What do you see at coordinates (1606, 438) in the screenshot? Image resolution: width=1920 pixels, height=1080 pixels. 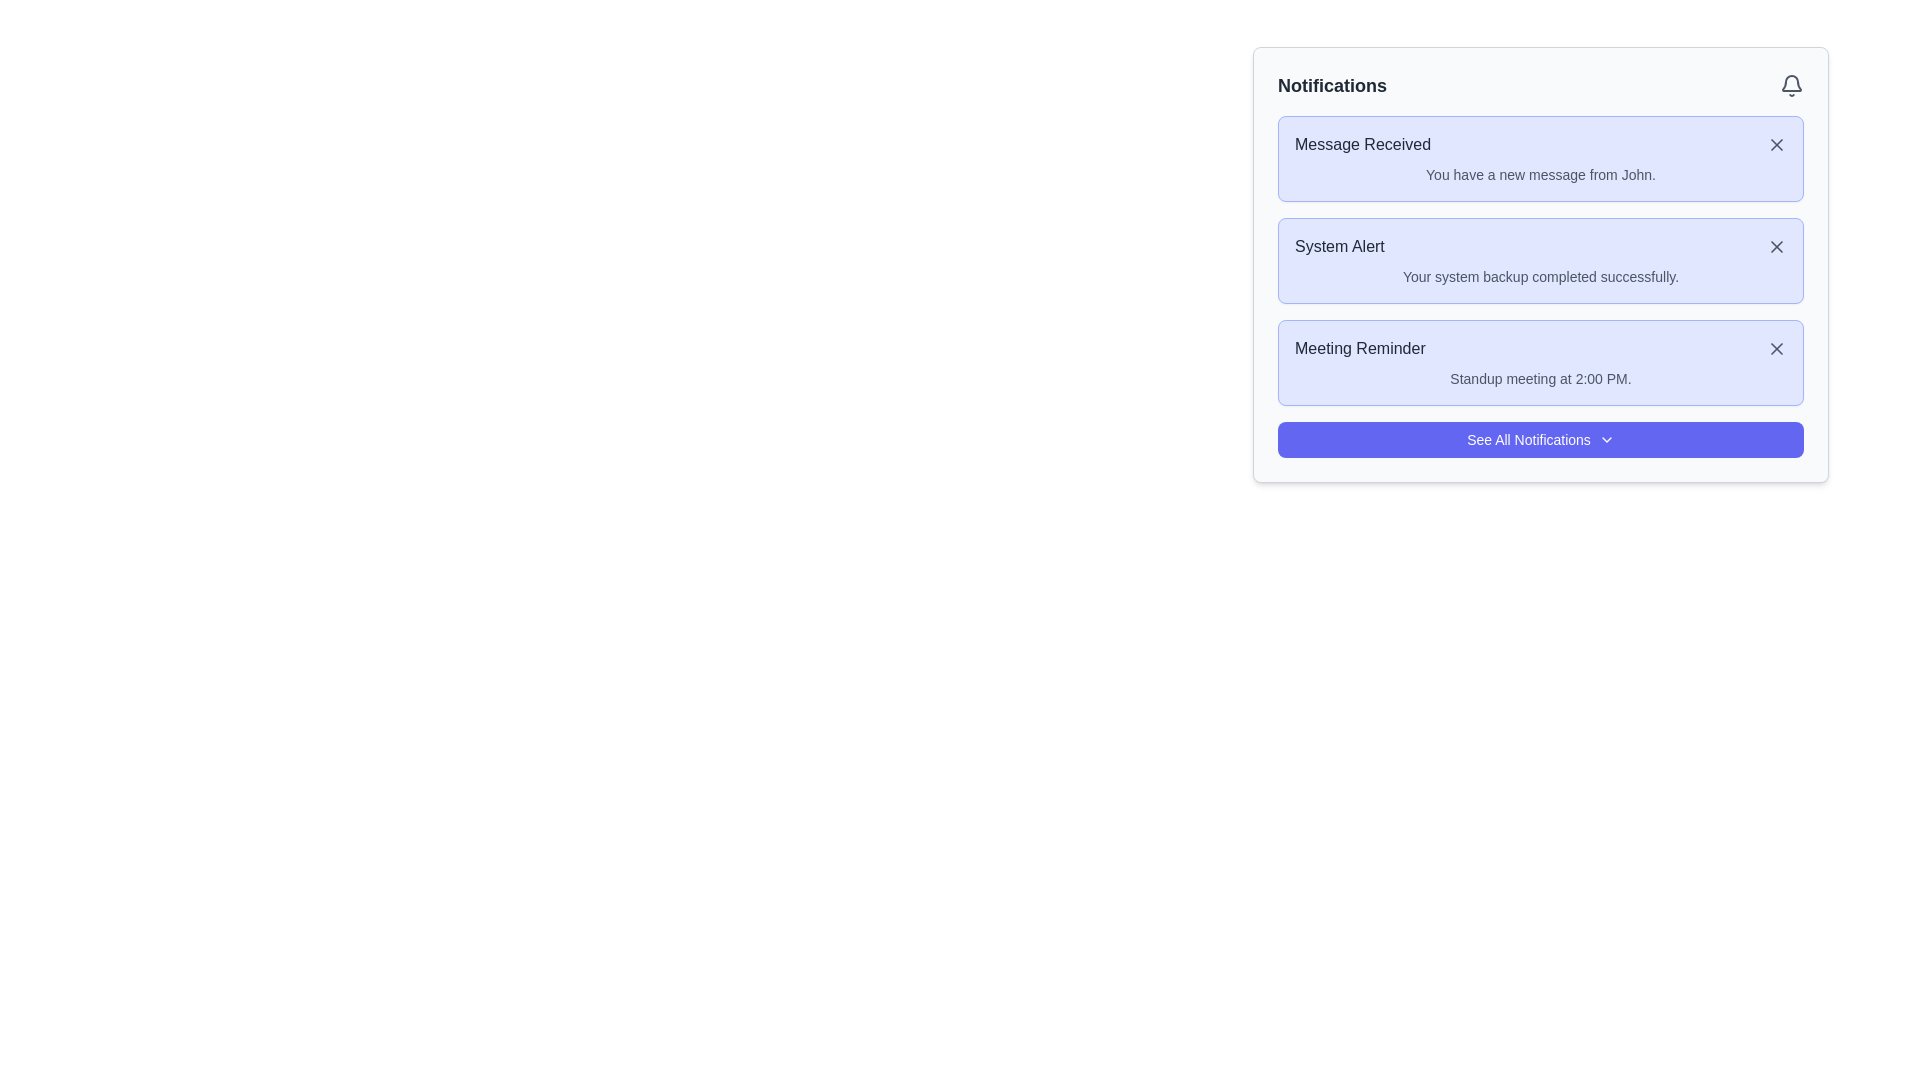 I see `the chevron icon located to the right of the 'See All Notifications' text within the blue button at the bottom of the notification panel` at bounding box center [1606, 438].